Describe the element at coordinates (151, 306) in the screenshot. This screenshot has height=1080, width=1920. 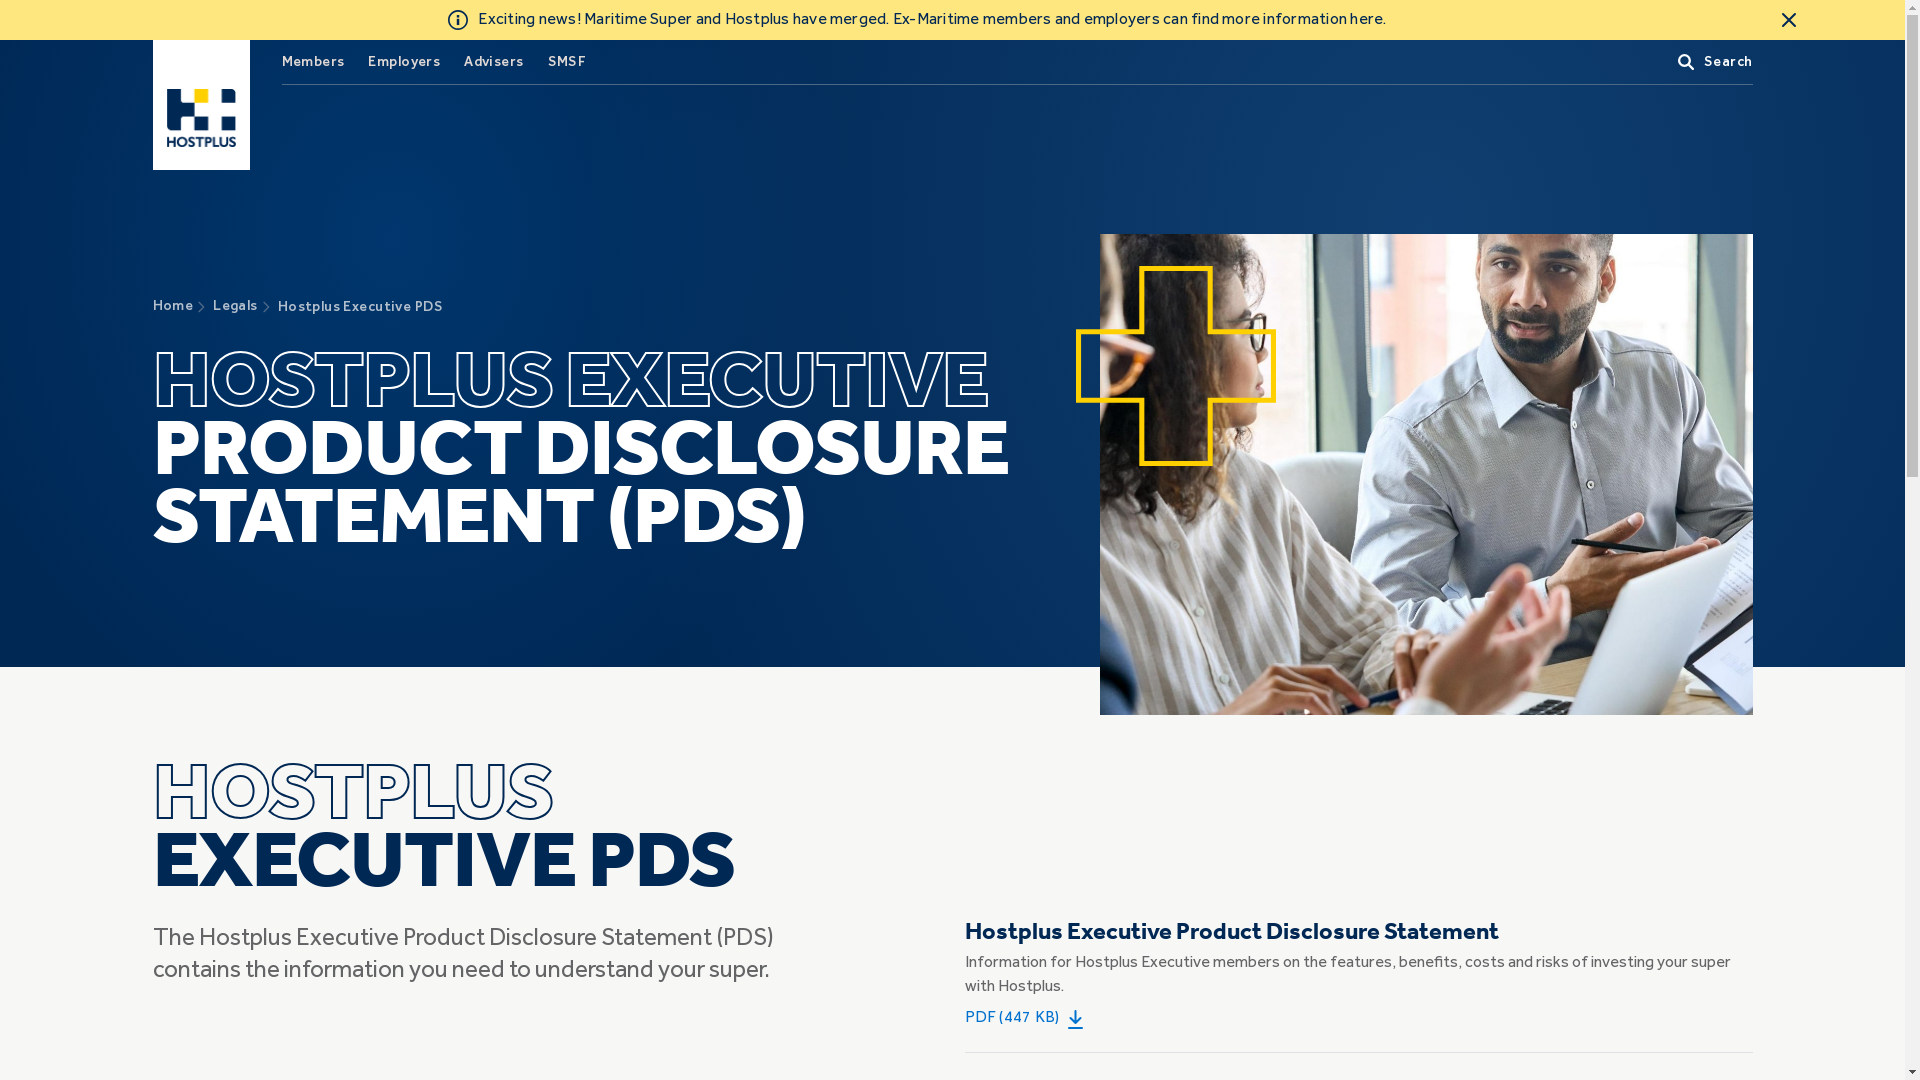
I see `'Home'` at that location.